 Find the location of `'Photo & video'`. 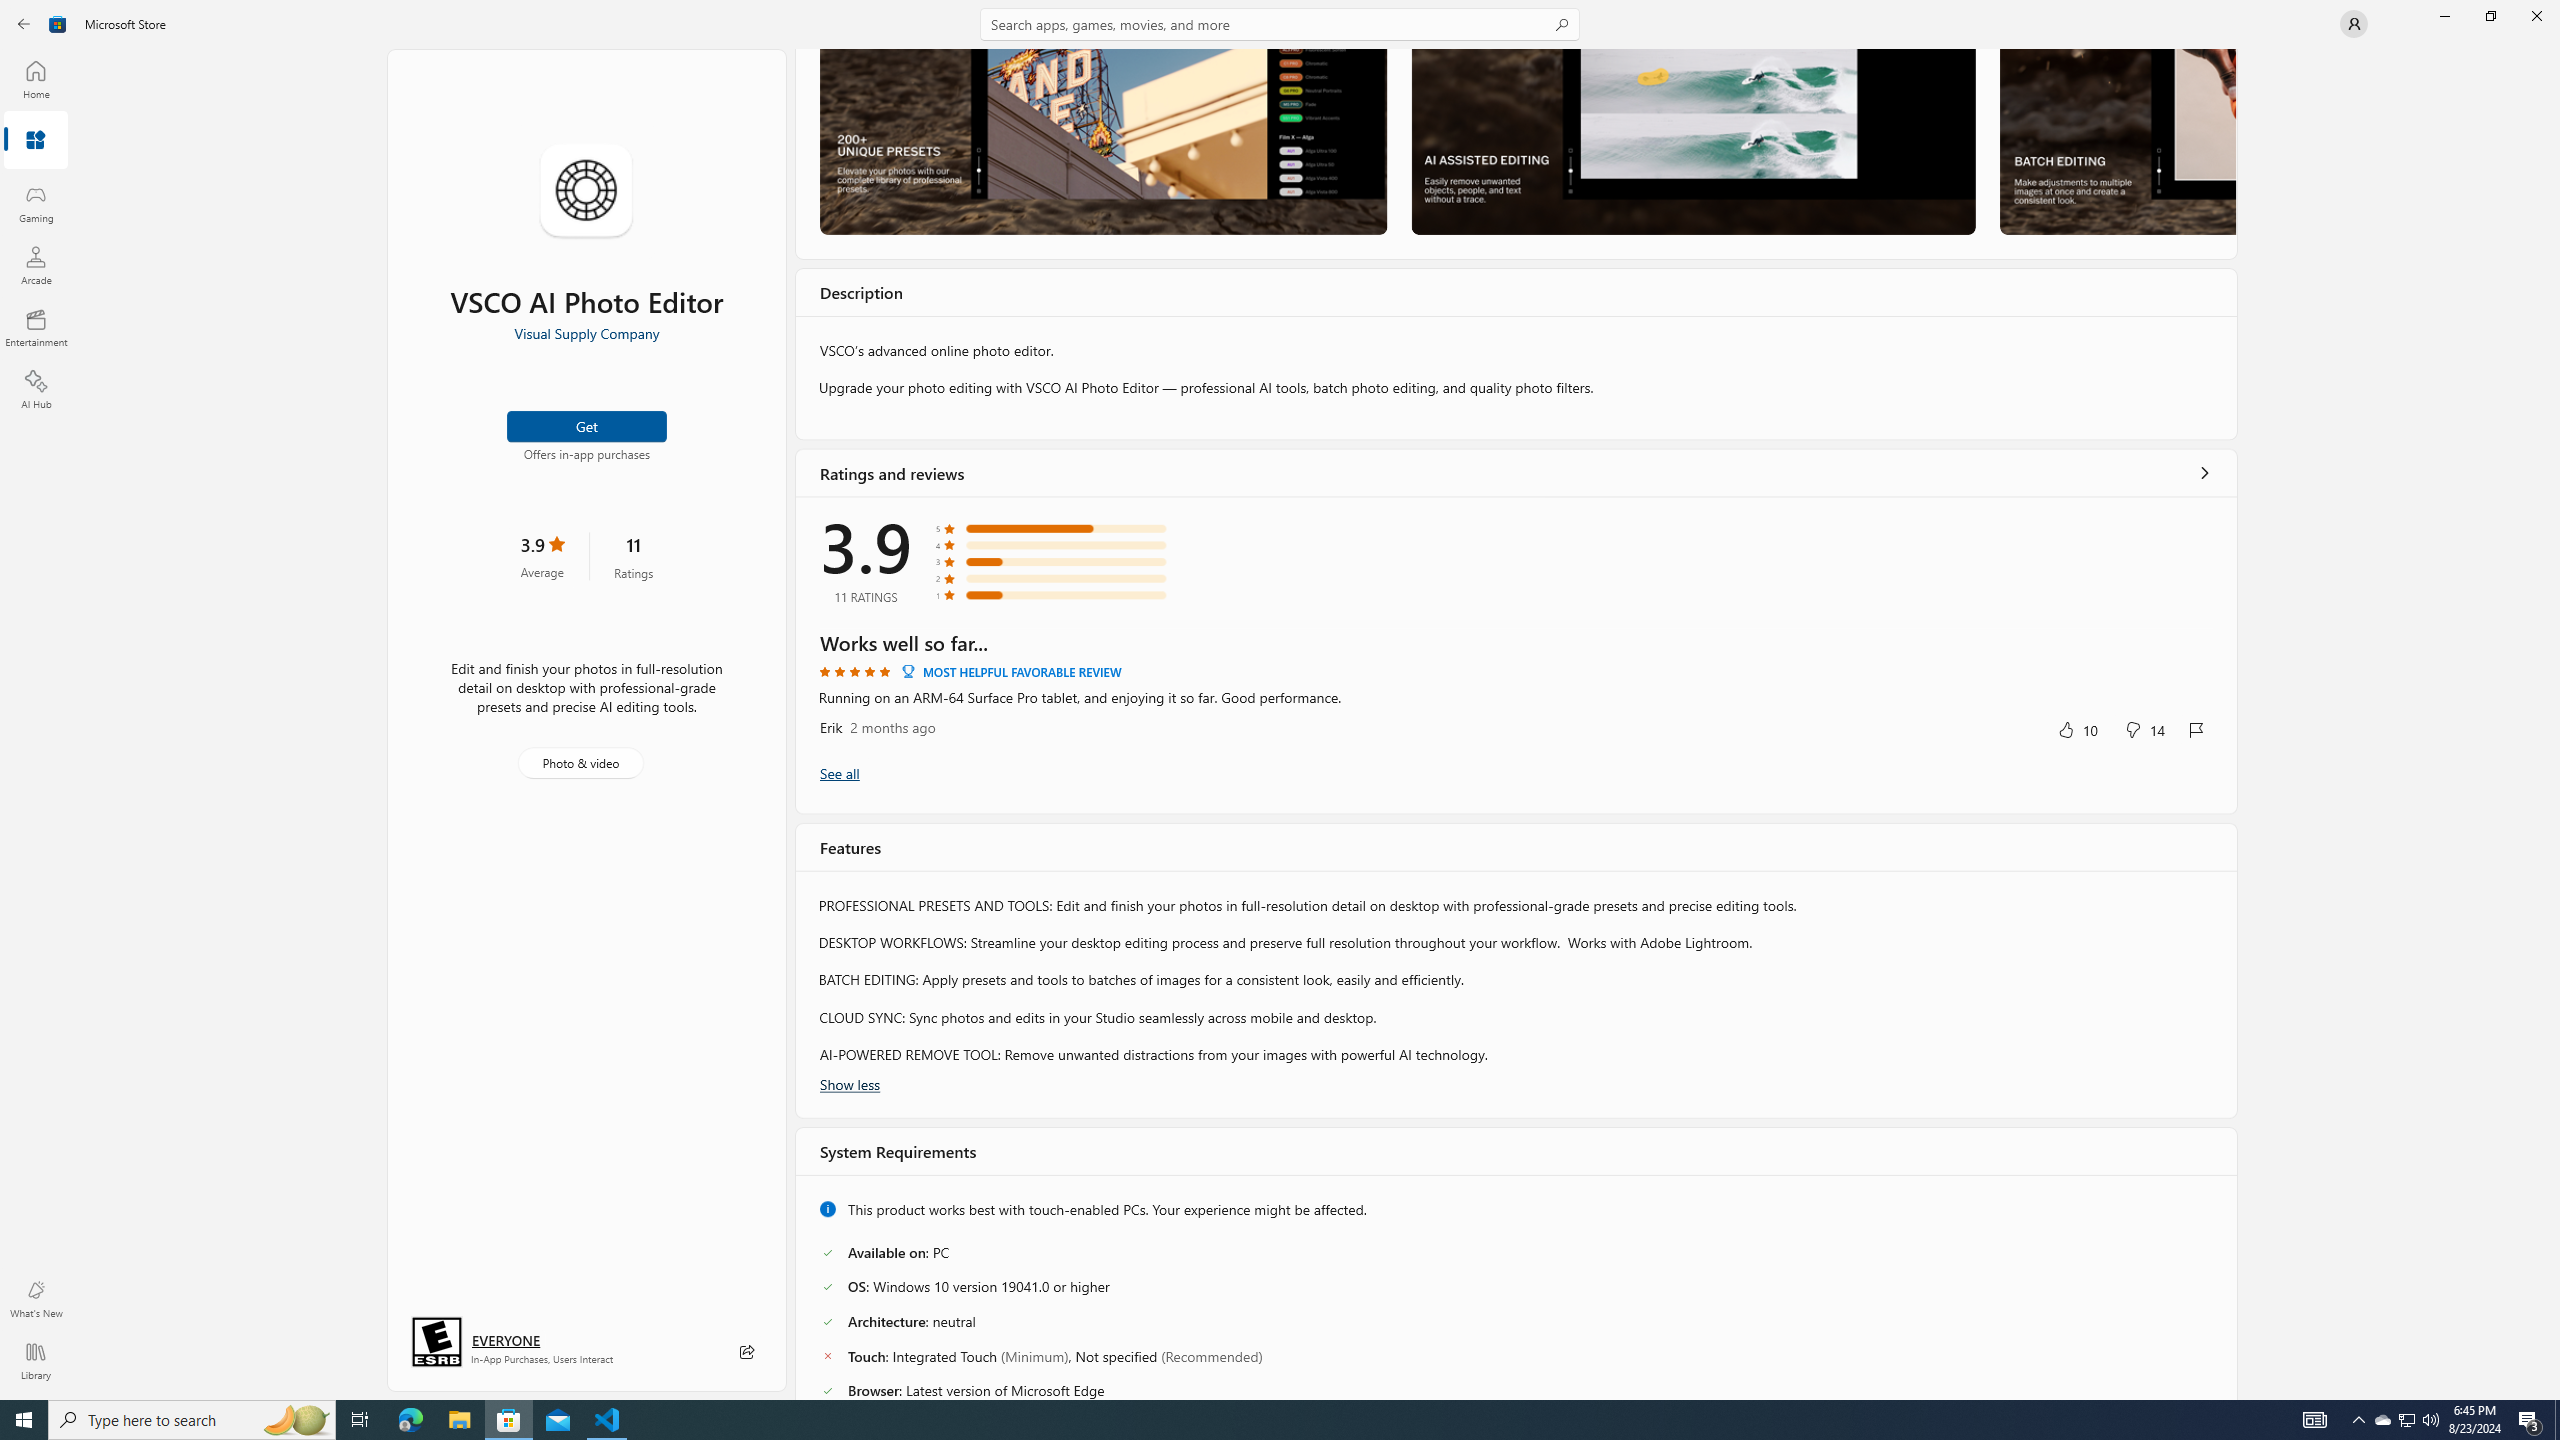

'Photo & video' is located at coordinates (578, 762).